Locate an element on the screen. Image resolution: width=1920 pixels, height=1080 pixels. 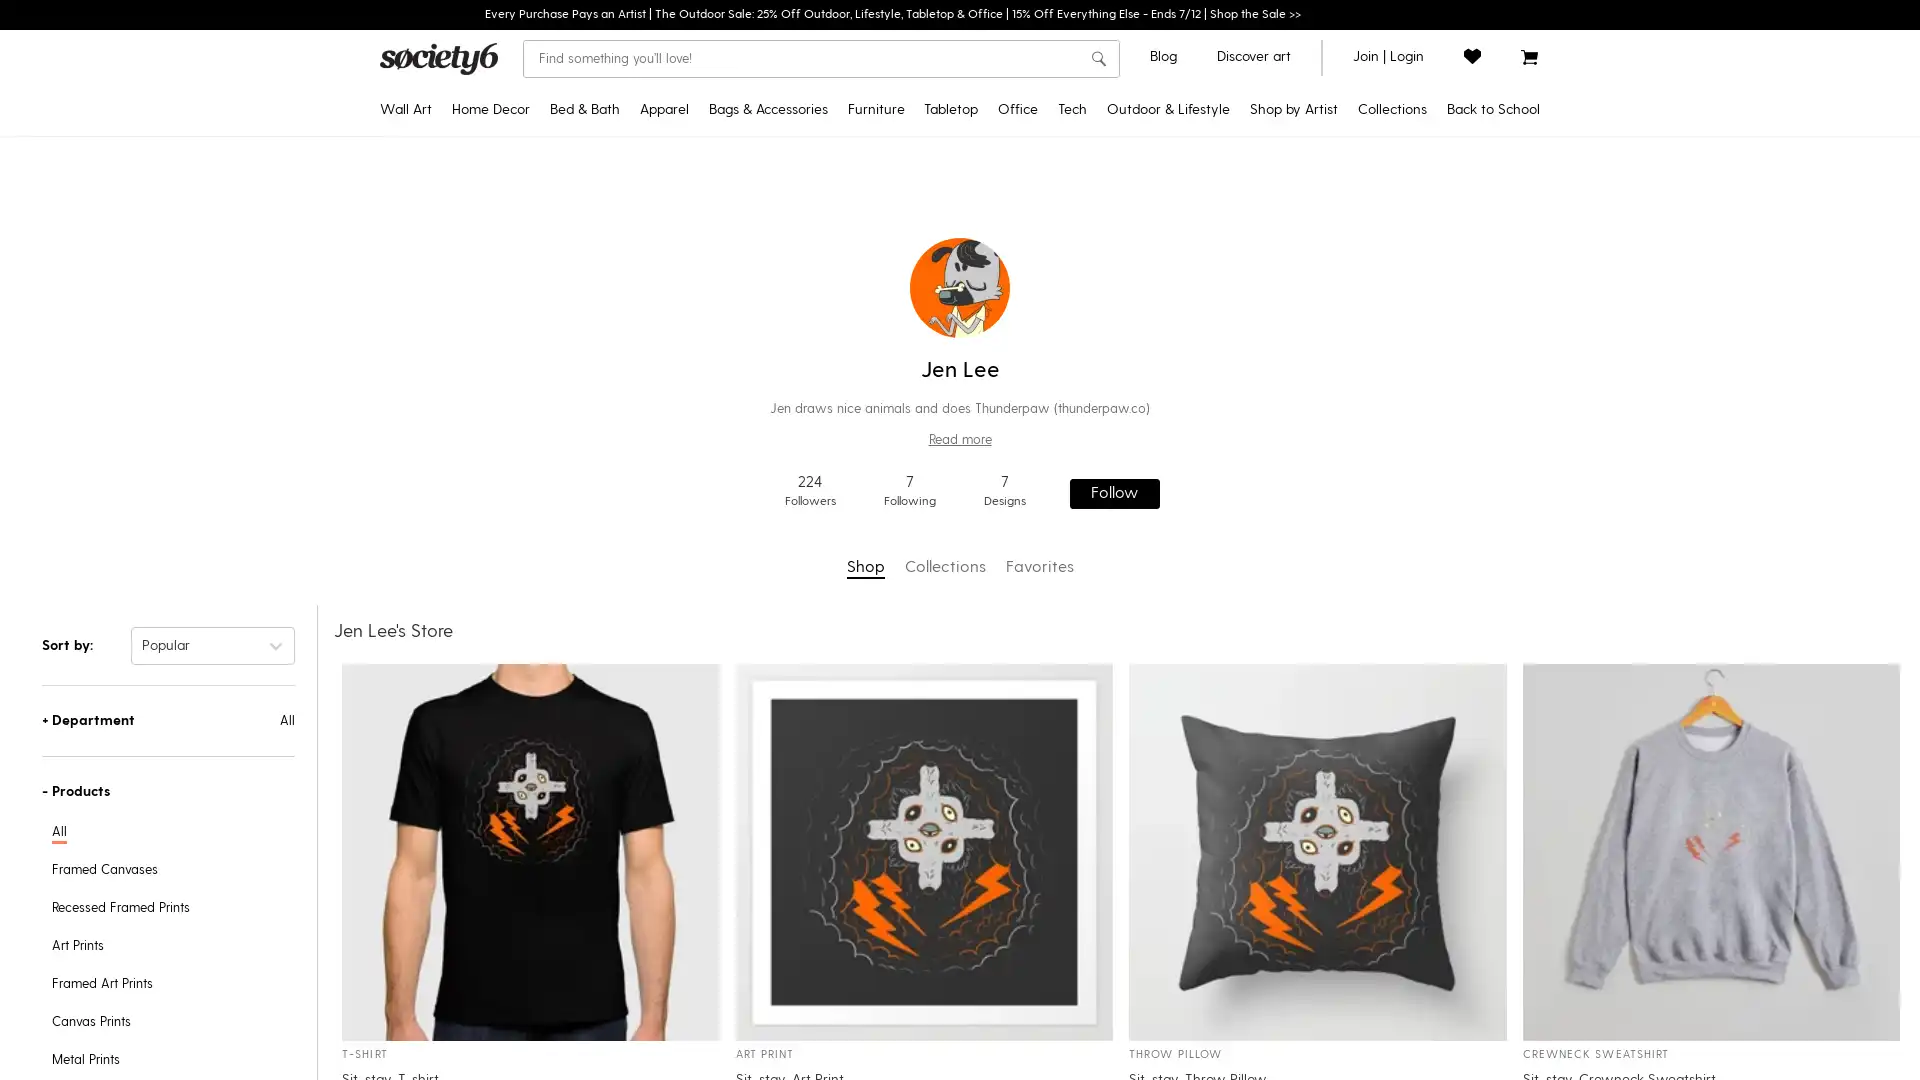
Framed Art Prints is located at coordinates (470, 192).